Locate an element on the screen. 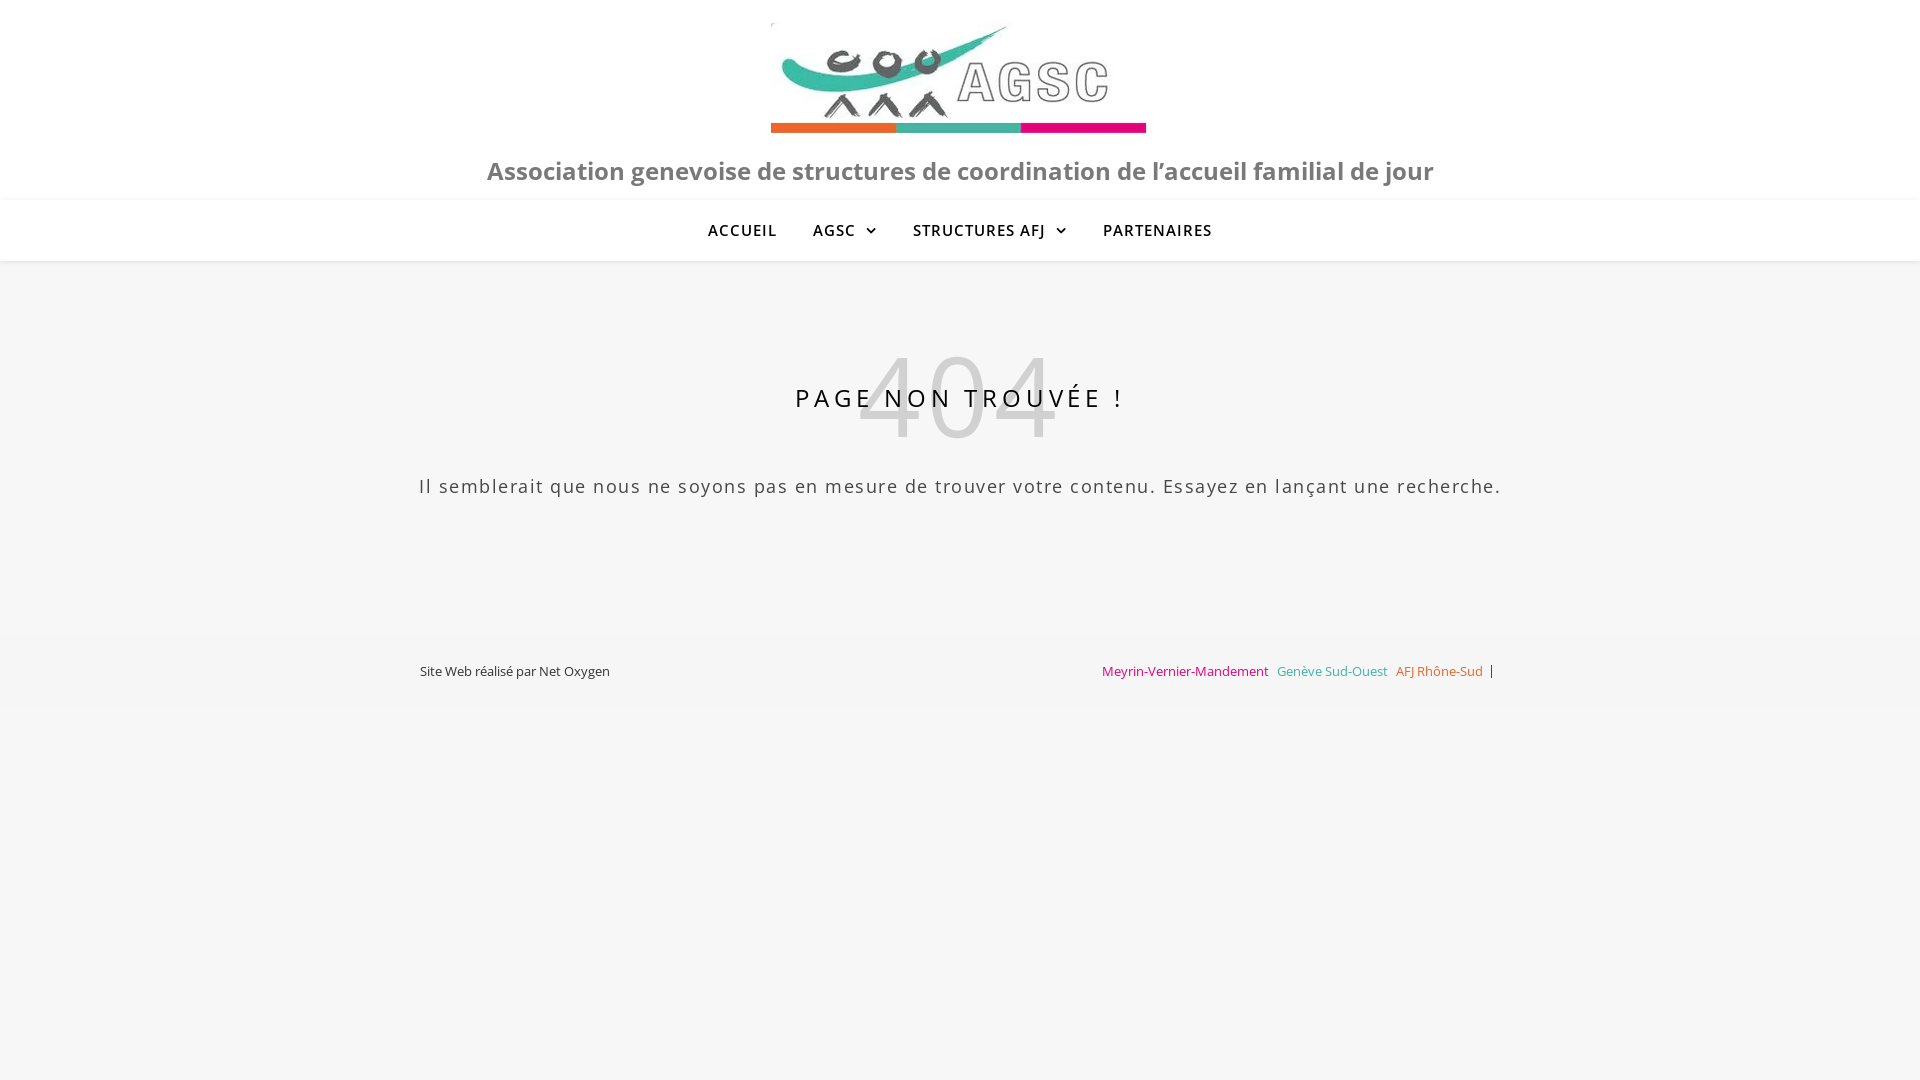 This screenshot has width=1920, height=1080. 'STRUCTURES AFJ' is located at coordinates (989, 229).